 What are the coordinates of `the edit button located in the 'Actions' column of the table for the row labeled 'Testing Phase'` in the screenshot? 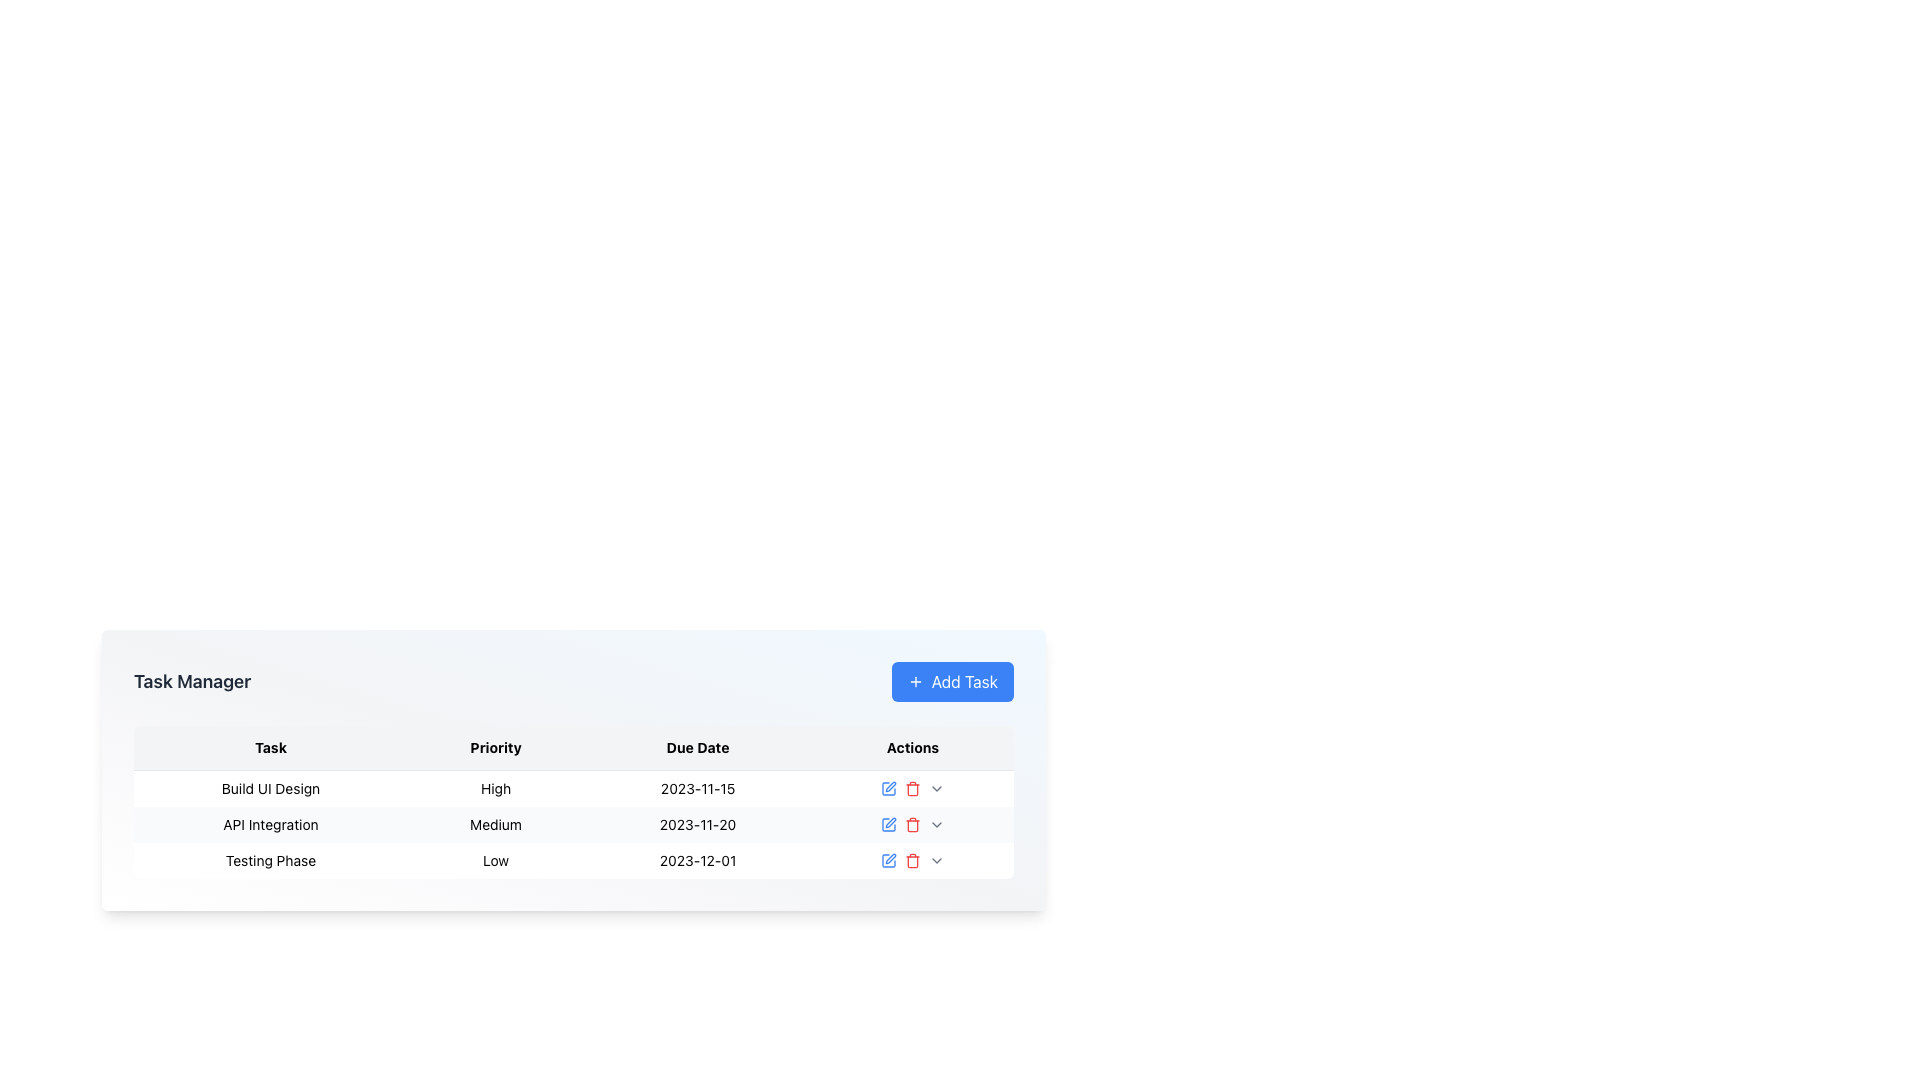 It's located at (888, 859).